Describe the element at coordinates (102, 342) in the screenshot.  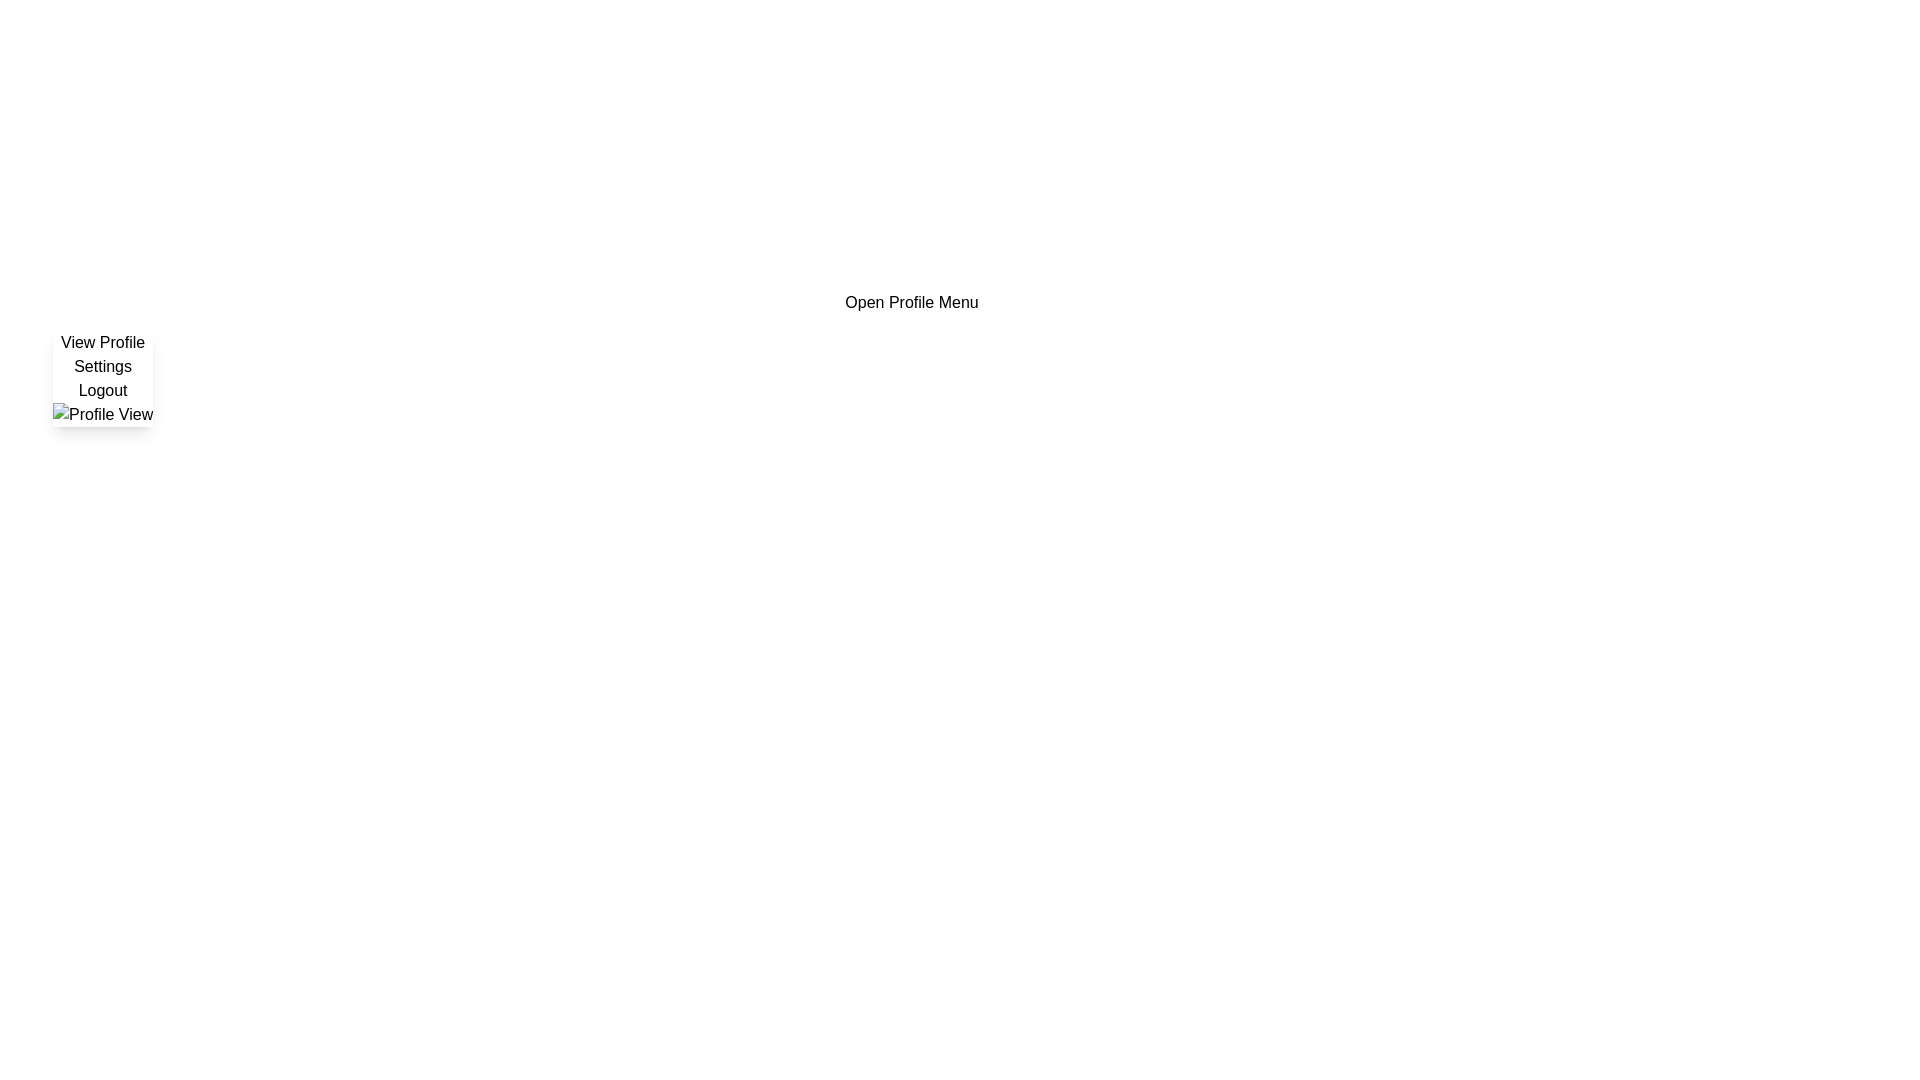
I see `the 'View Profile' text label, which is the first item in a vertical list of navigation actions` at that location.